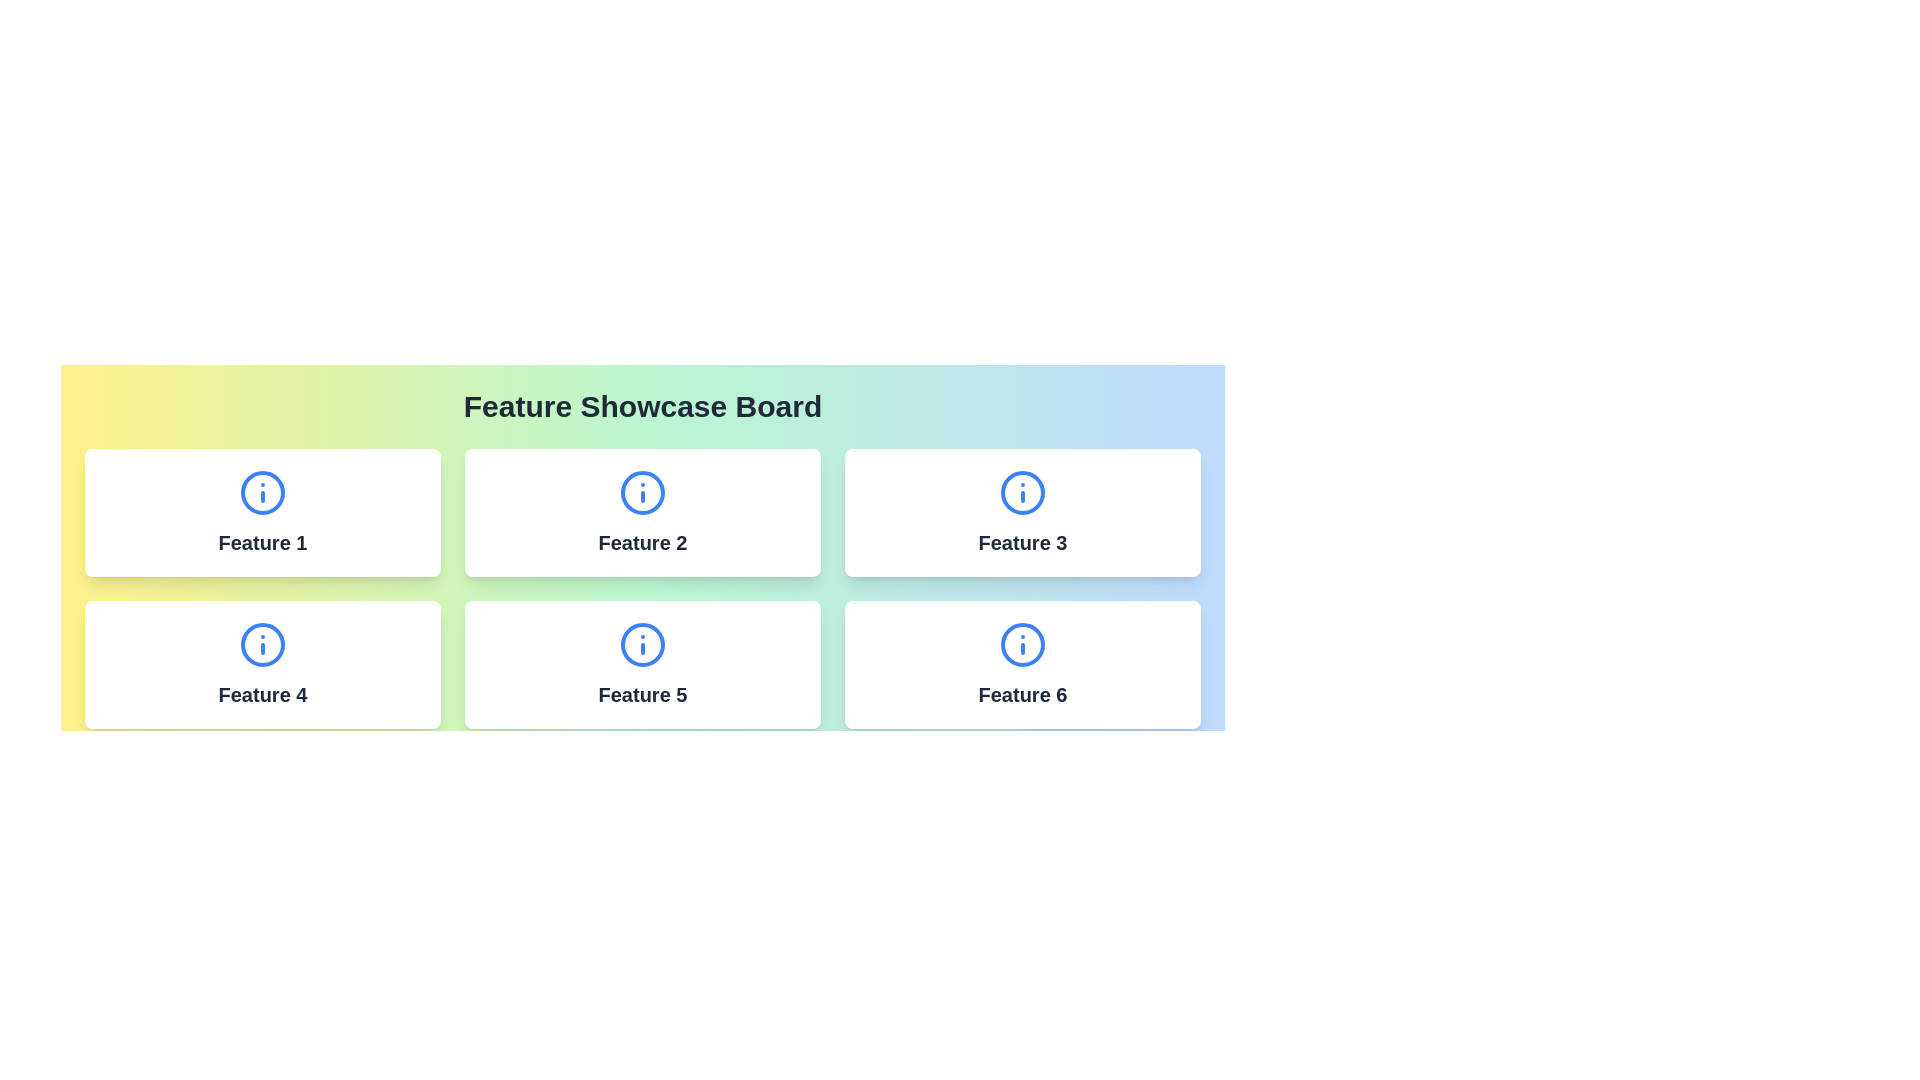 The height and width of the screenshot is (1080, 1920). I want to click on the information icon located at the top-center of the 'Feature 4' card in the second row of the grid layout, so click(262, 644).